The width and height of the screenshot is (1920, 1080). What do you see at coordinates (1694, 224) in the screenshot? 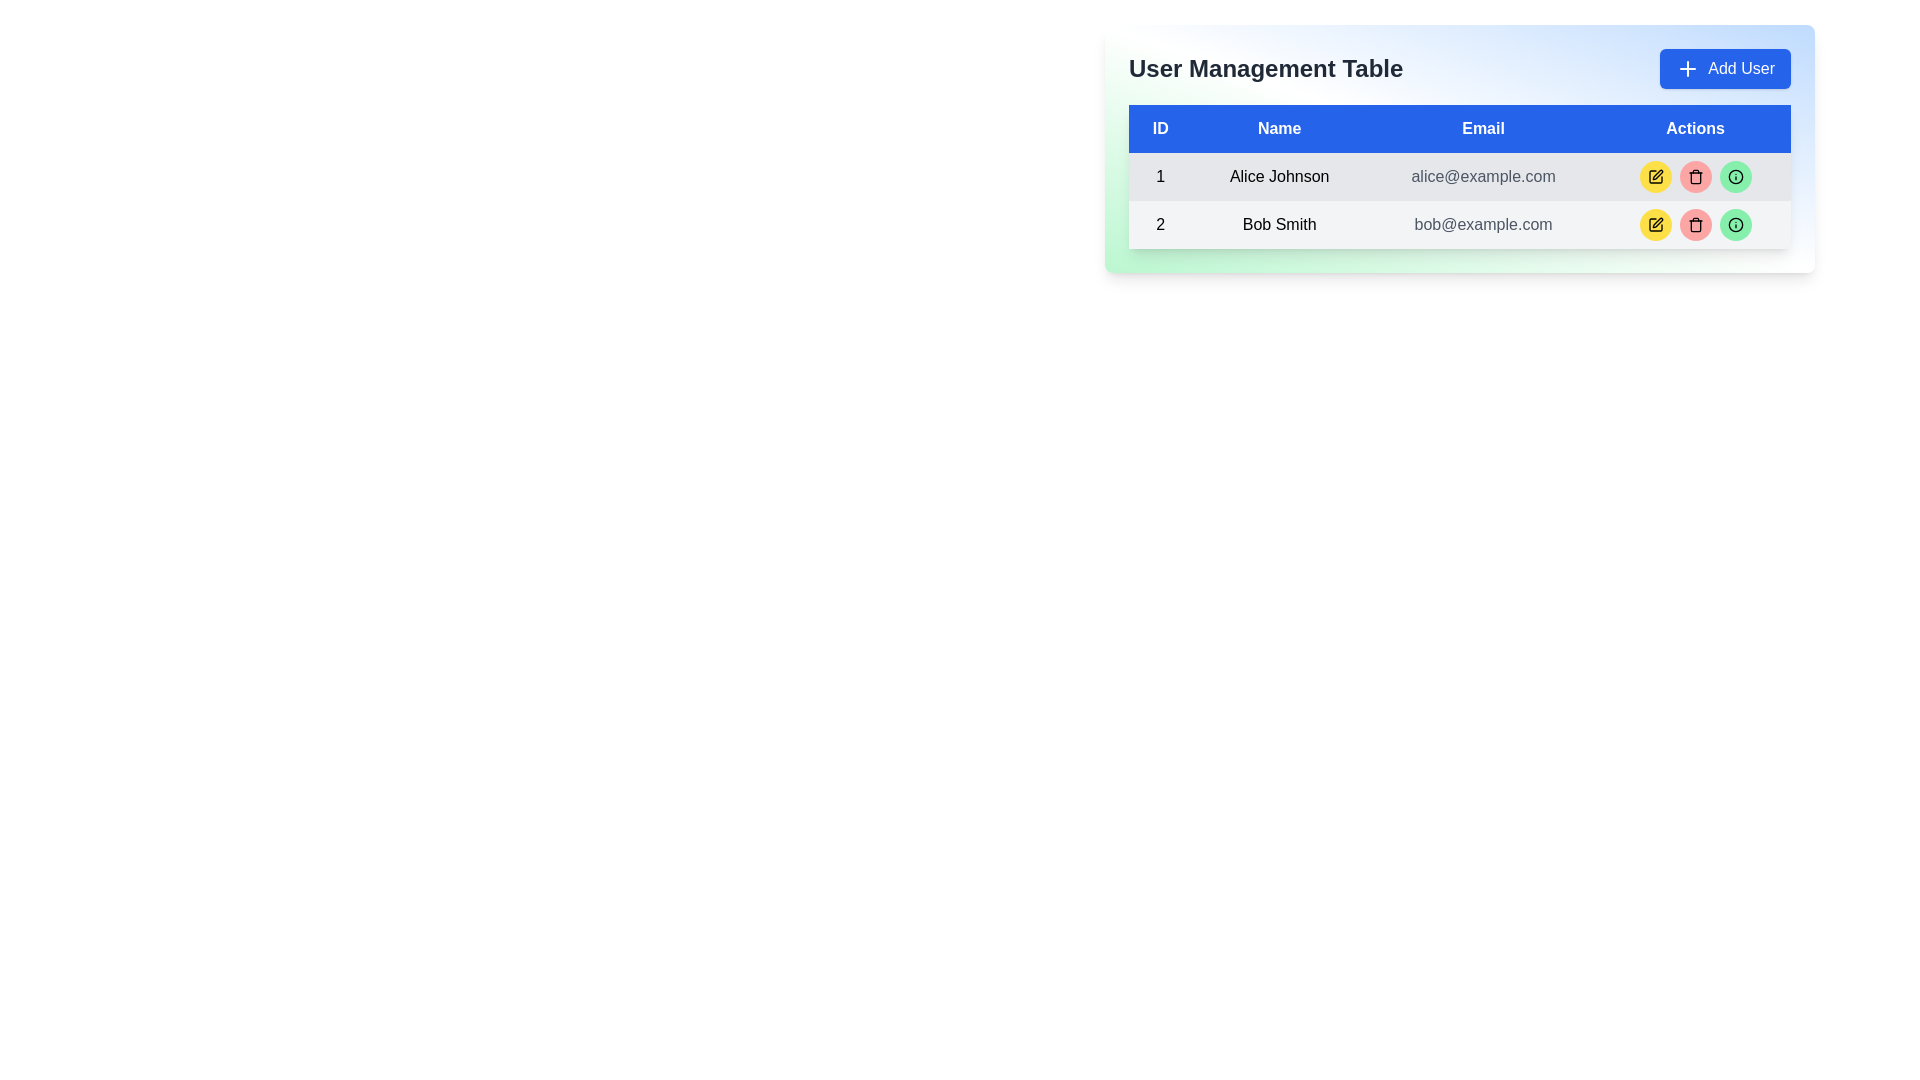
I see `the circular red button with a trash bin icon located in the 'Actions' column of the second row for user 'Bob Smith'` at bounding box center [1694, 224].